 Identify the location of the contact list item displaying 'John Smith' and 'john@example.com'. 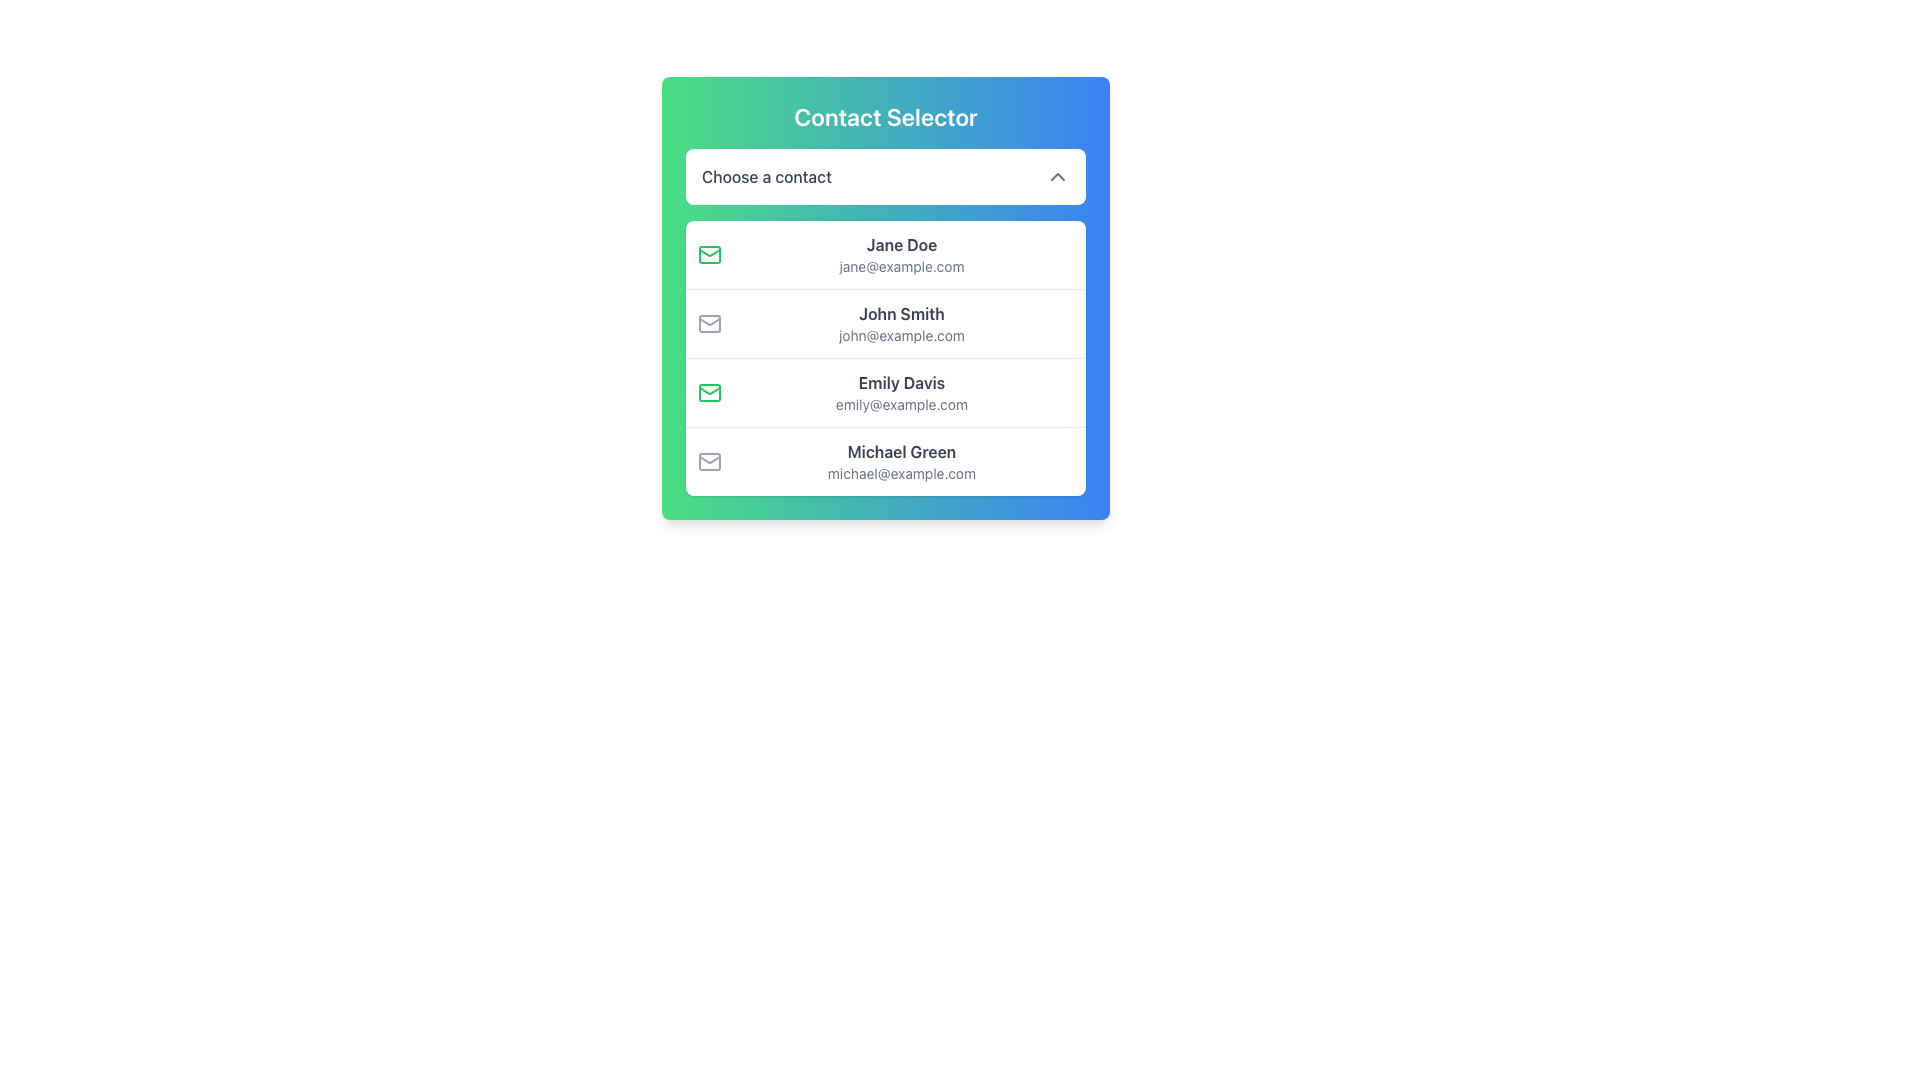
(885, 298).